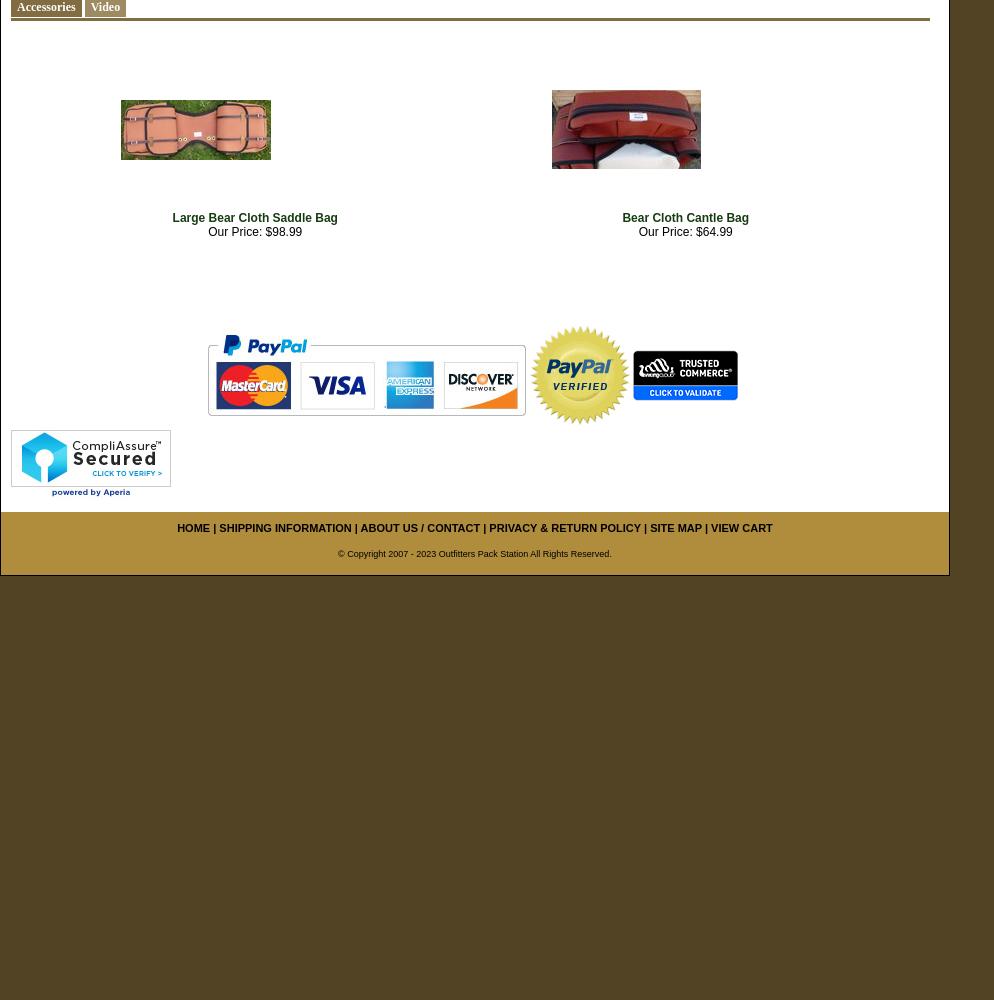 The width and height of the screenshot is (994, 1000). Describe the element at coordinates (684, 217) in the screenshot. I see `'Bear Cloth Cantle Bag'` at that location.